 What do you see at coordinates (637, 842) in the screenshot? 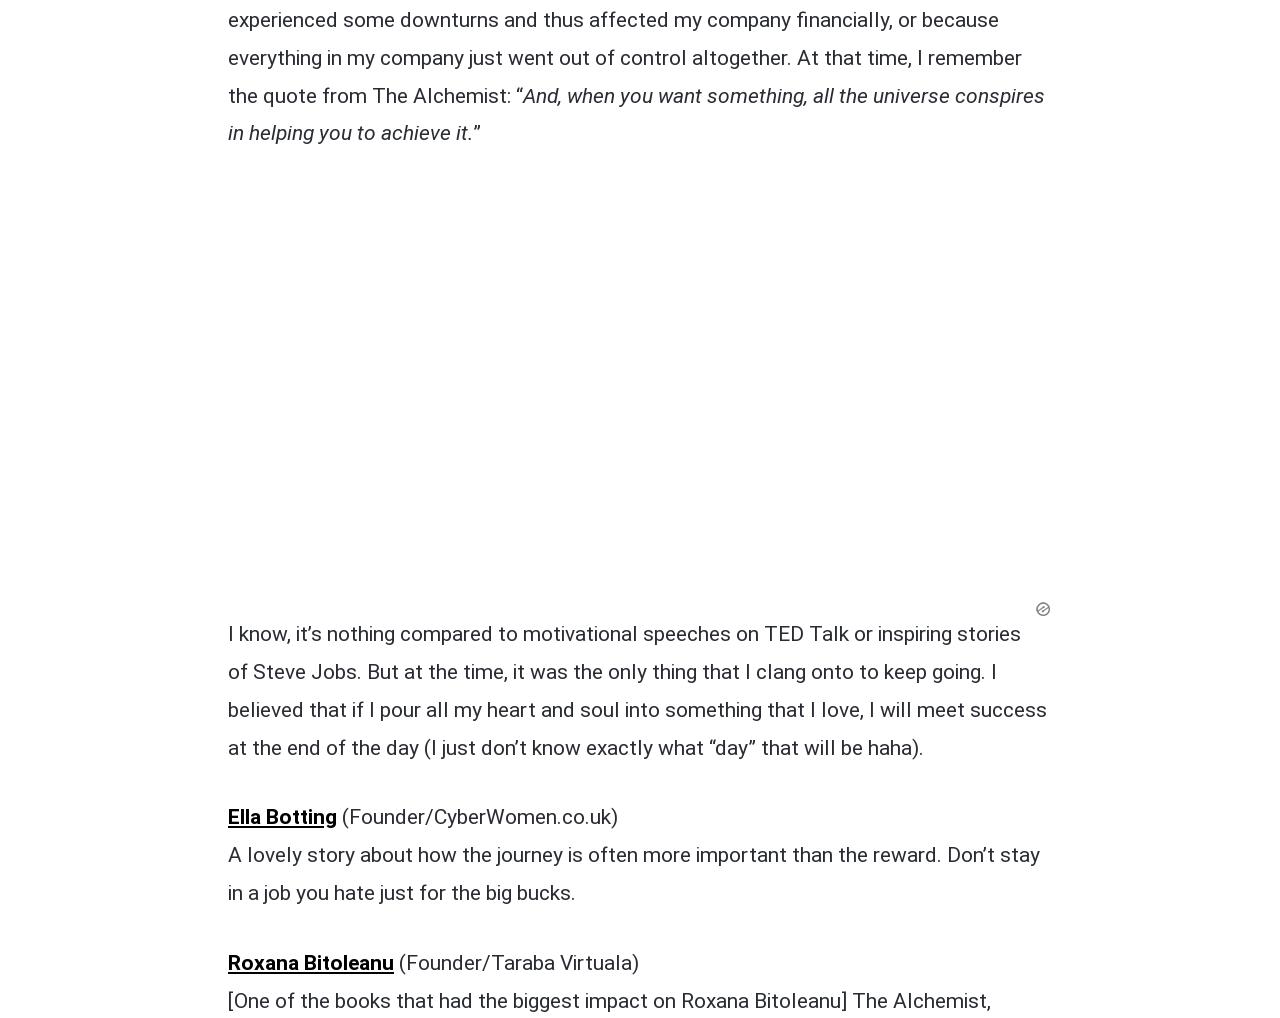
I see `'I see it as a spiritual guide, it helps me see things differently, with hindsight. What I like the most is that it reminds me that sometimes it’s better to listen to your heart rather than people telling you what you should do. And I think it’s really important, especially in this industry. A lot of people have something to say and advice to give, but in the end it’s different for everyone so it’s important to listen to your guts.
I listen to it on my phone, the narrators are really awesome in the French version. It relaxes me and it’s my n°1 technique to get to sleep.'` at bounding box center [637, 842].